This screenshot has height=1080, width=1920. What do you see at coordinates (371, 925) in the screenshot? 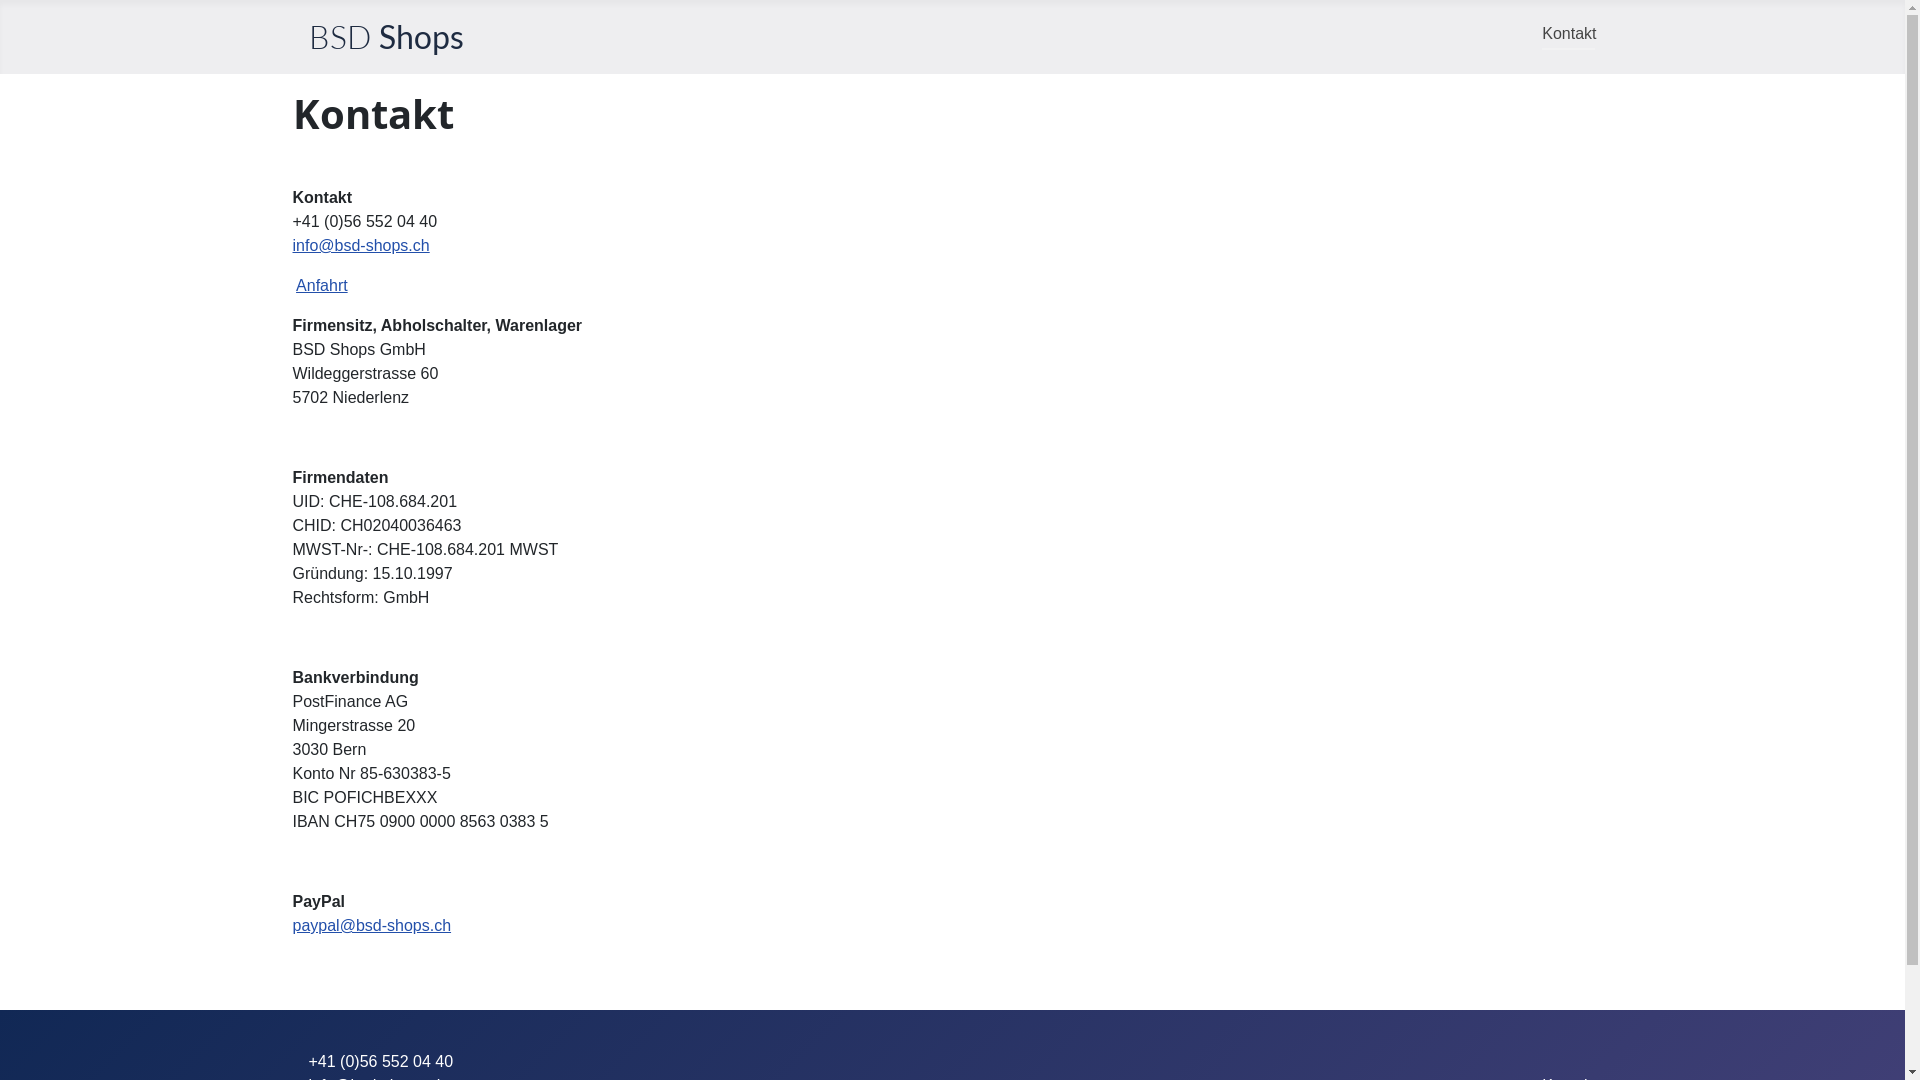
I see `'paypal@bsd-shops.ch'` at bounding box center [371, 925].